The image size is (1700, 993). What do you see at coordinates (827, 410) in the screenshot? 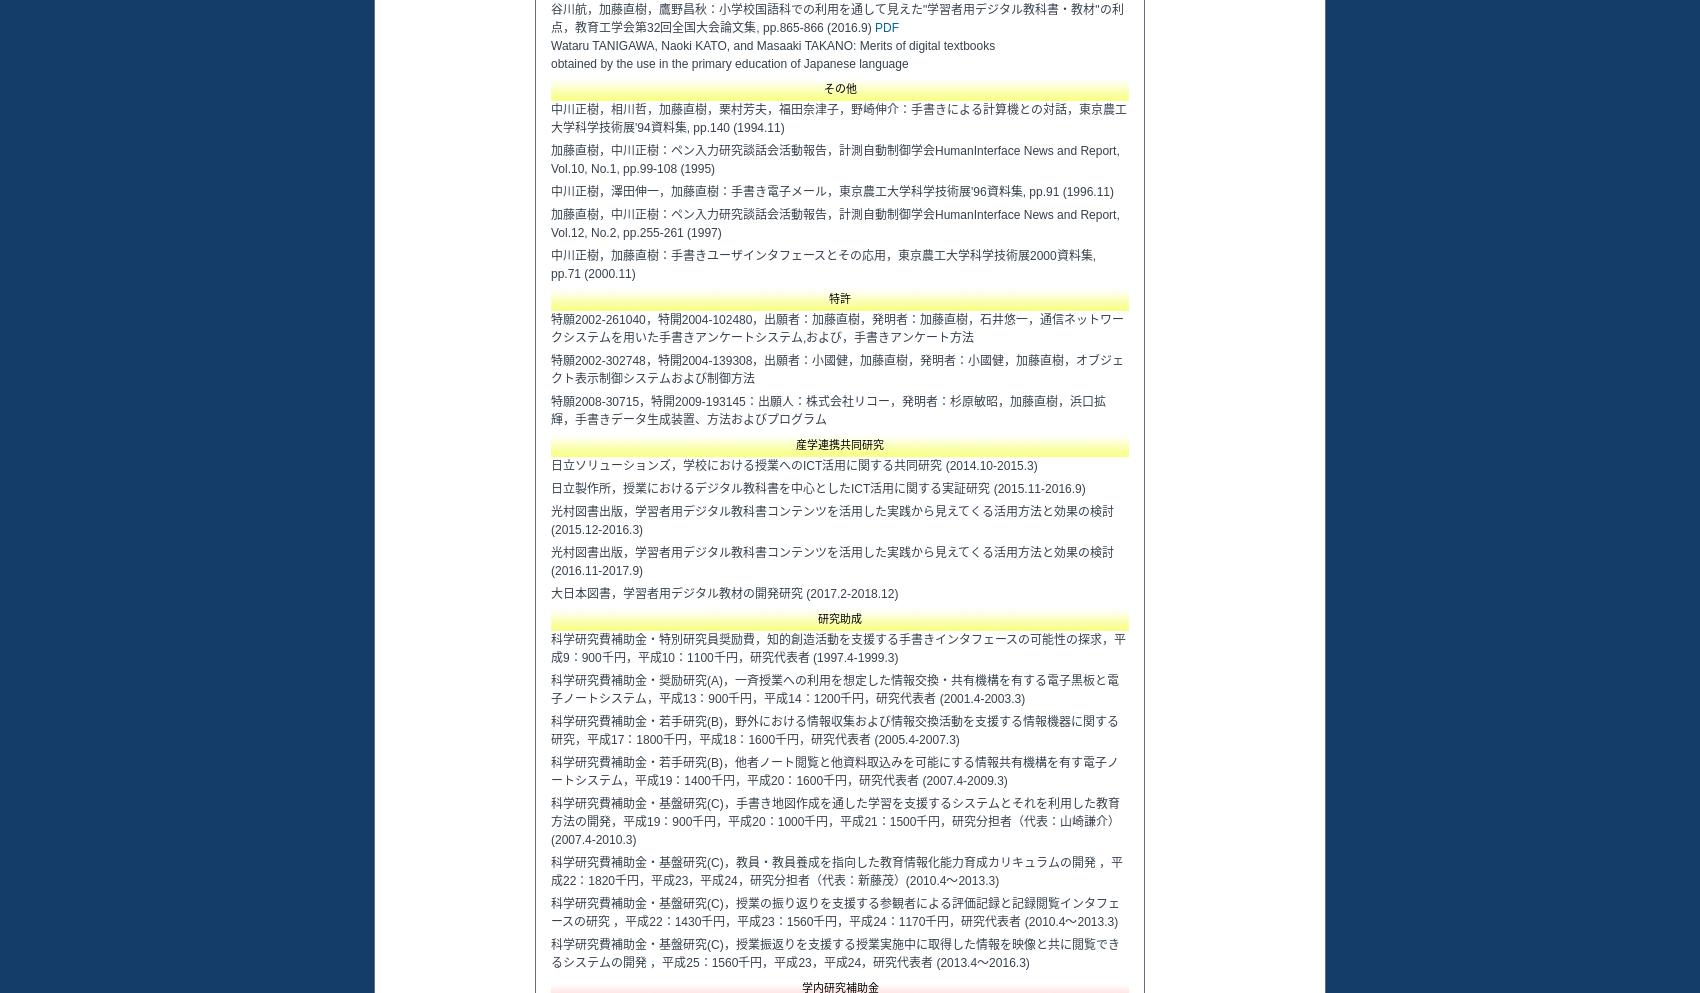
I see `'特願2008-30715，特開2009-193145：出願人：株式会社リコー，発明者：杉原敏昭，加藤直樹，浜口拡輝，手書きデータ生成装置、方法およびプログラム'` at bounding box center [827, 410].